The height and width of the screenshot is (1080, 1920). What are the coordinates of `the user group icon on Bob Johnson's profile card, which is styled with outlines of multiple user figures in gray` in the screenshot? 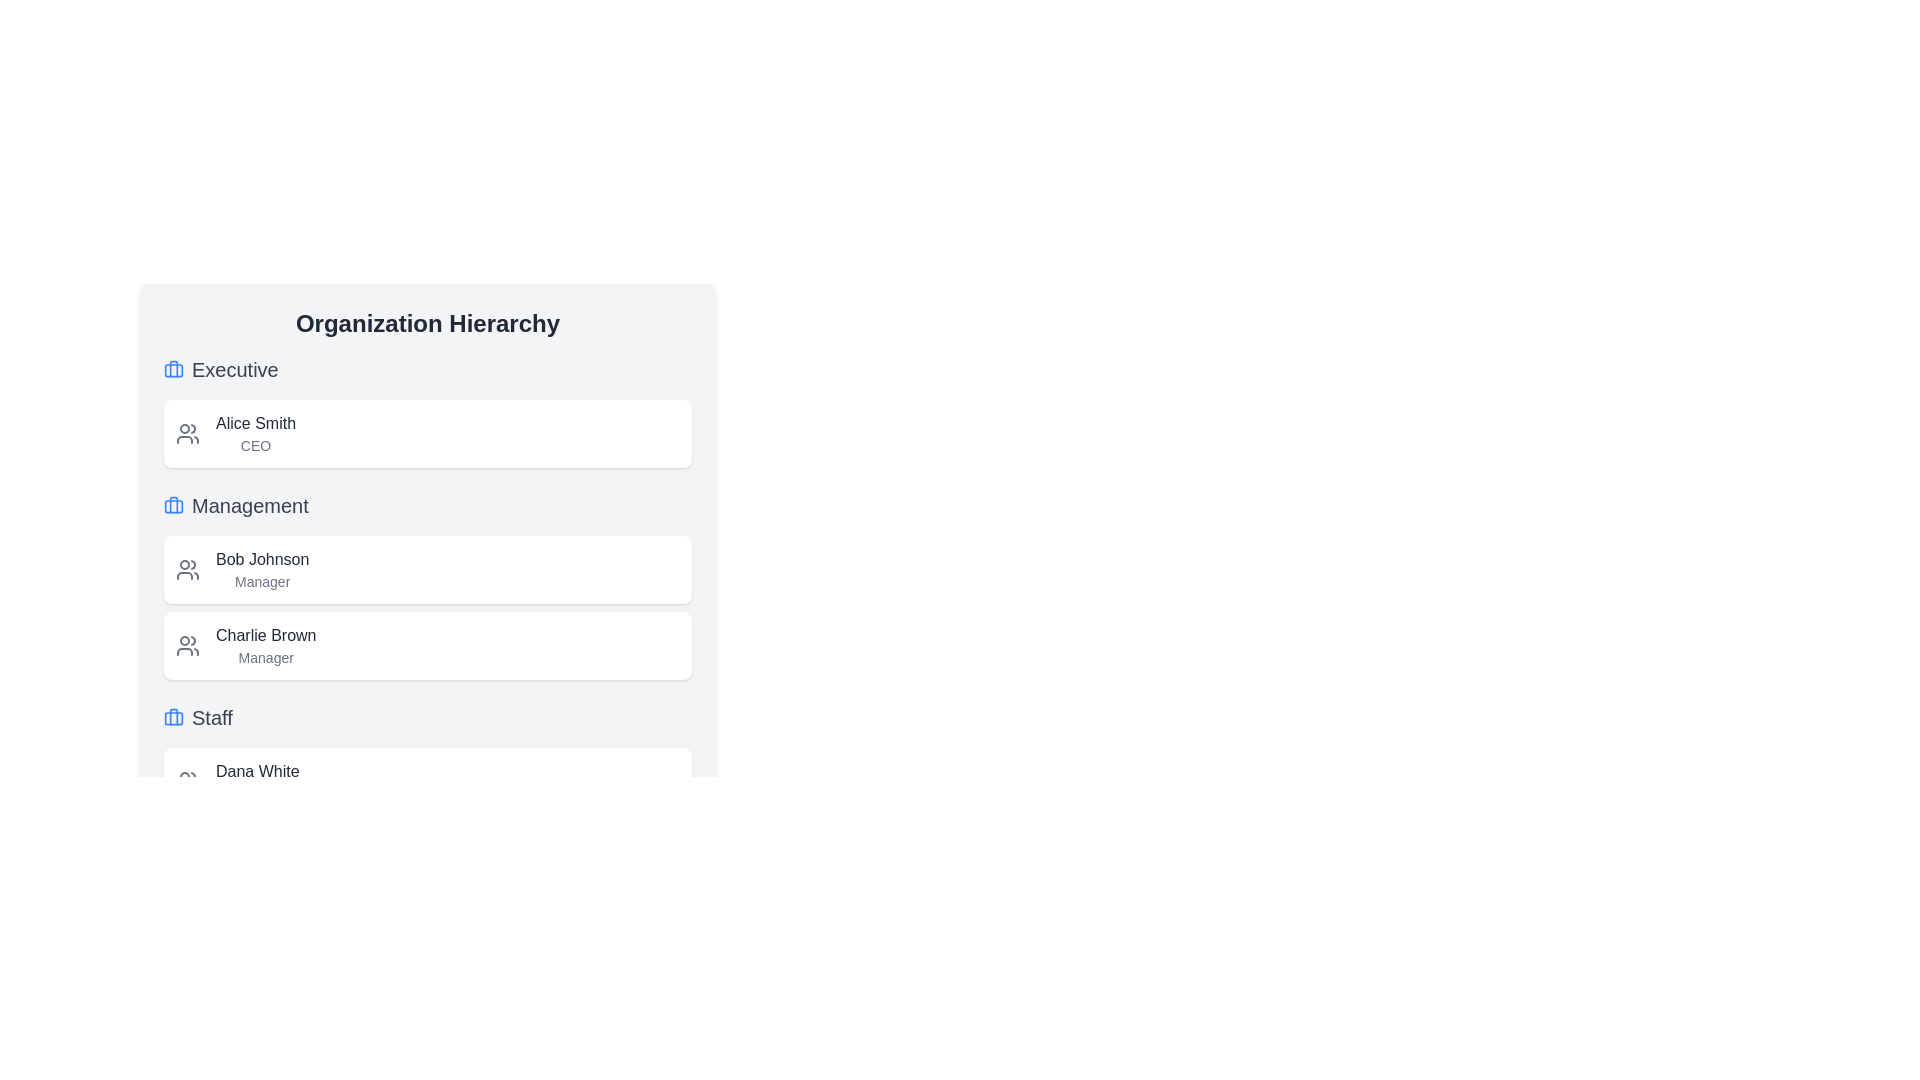 It's located at (187, 570).